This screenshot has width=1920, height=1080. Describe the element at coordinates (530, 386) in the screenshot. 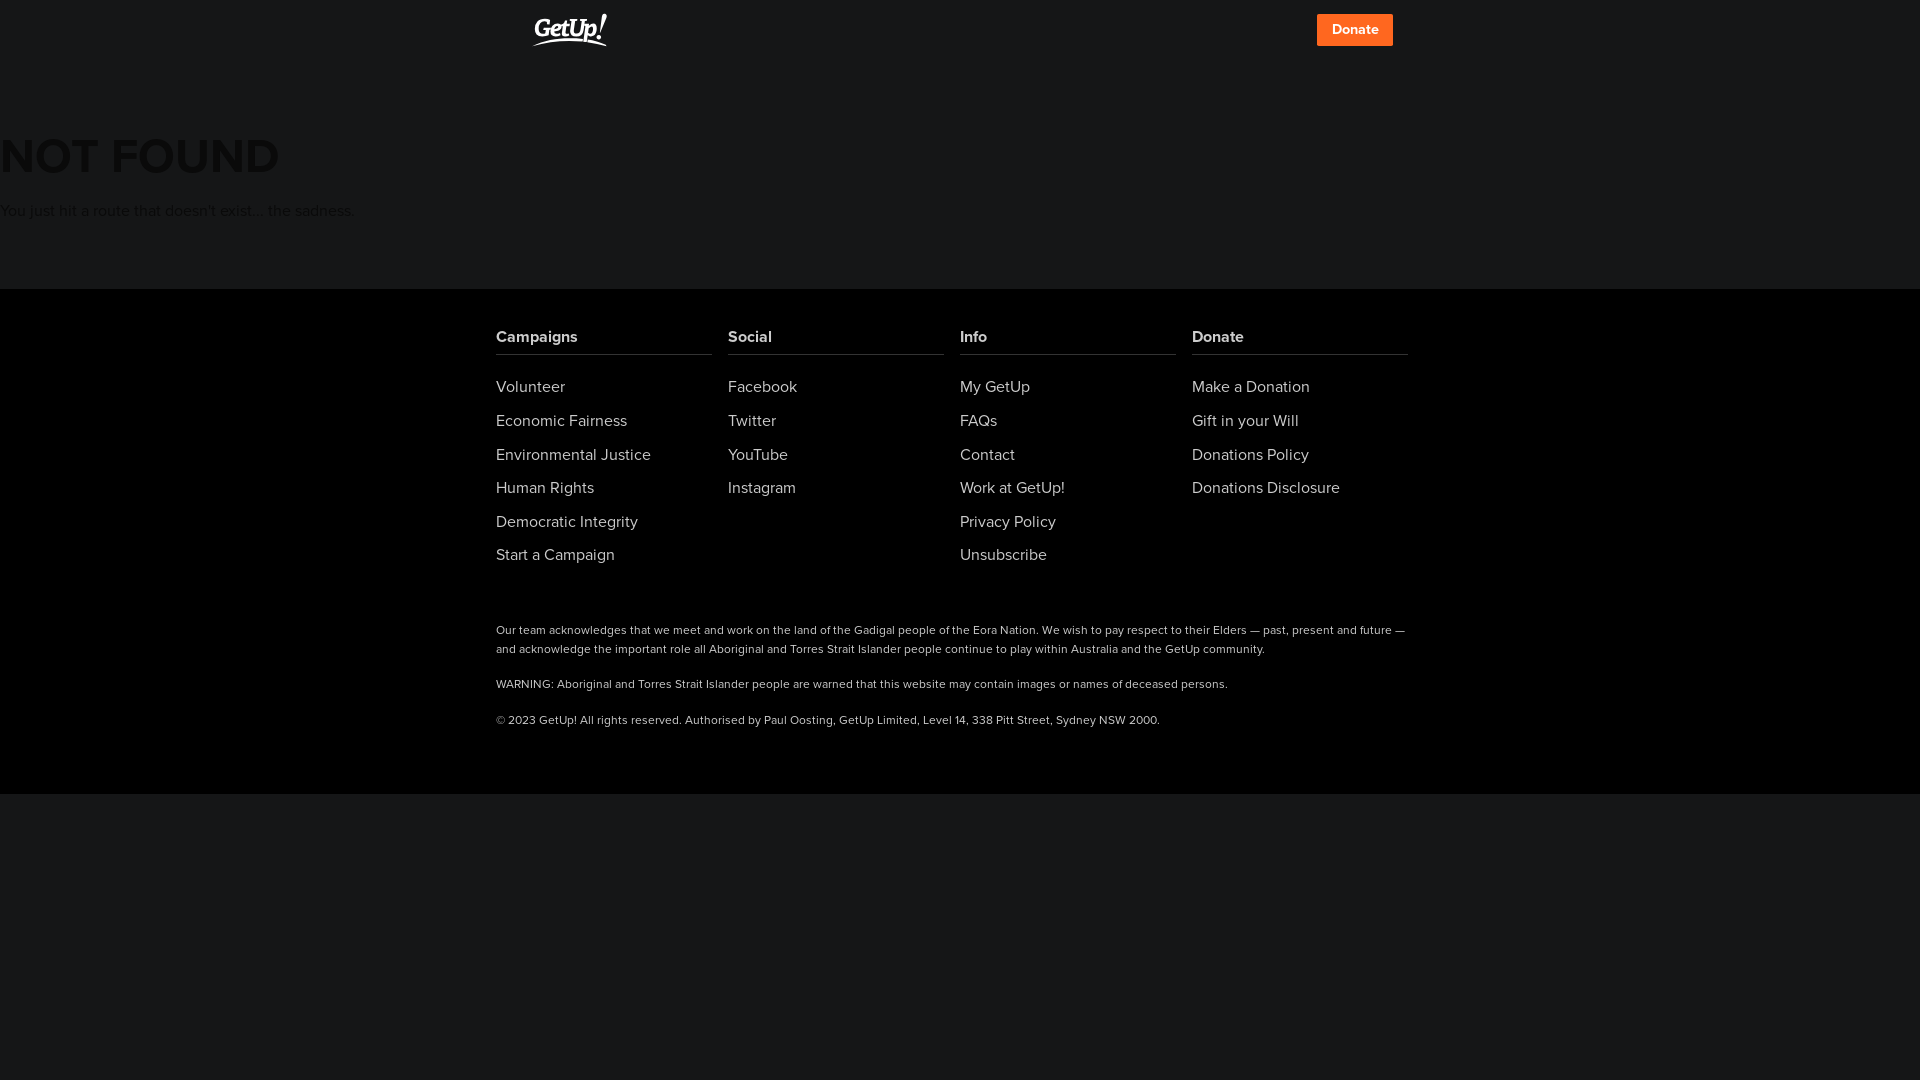

I see `'Volunteer'` at that location.